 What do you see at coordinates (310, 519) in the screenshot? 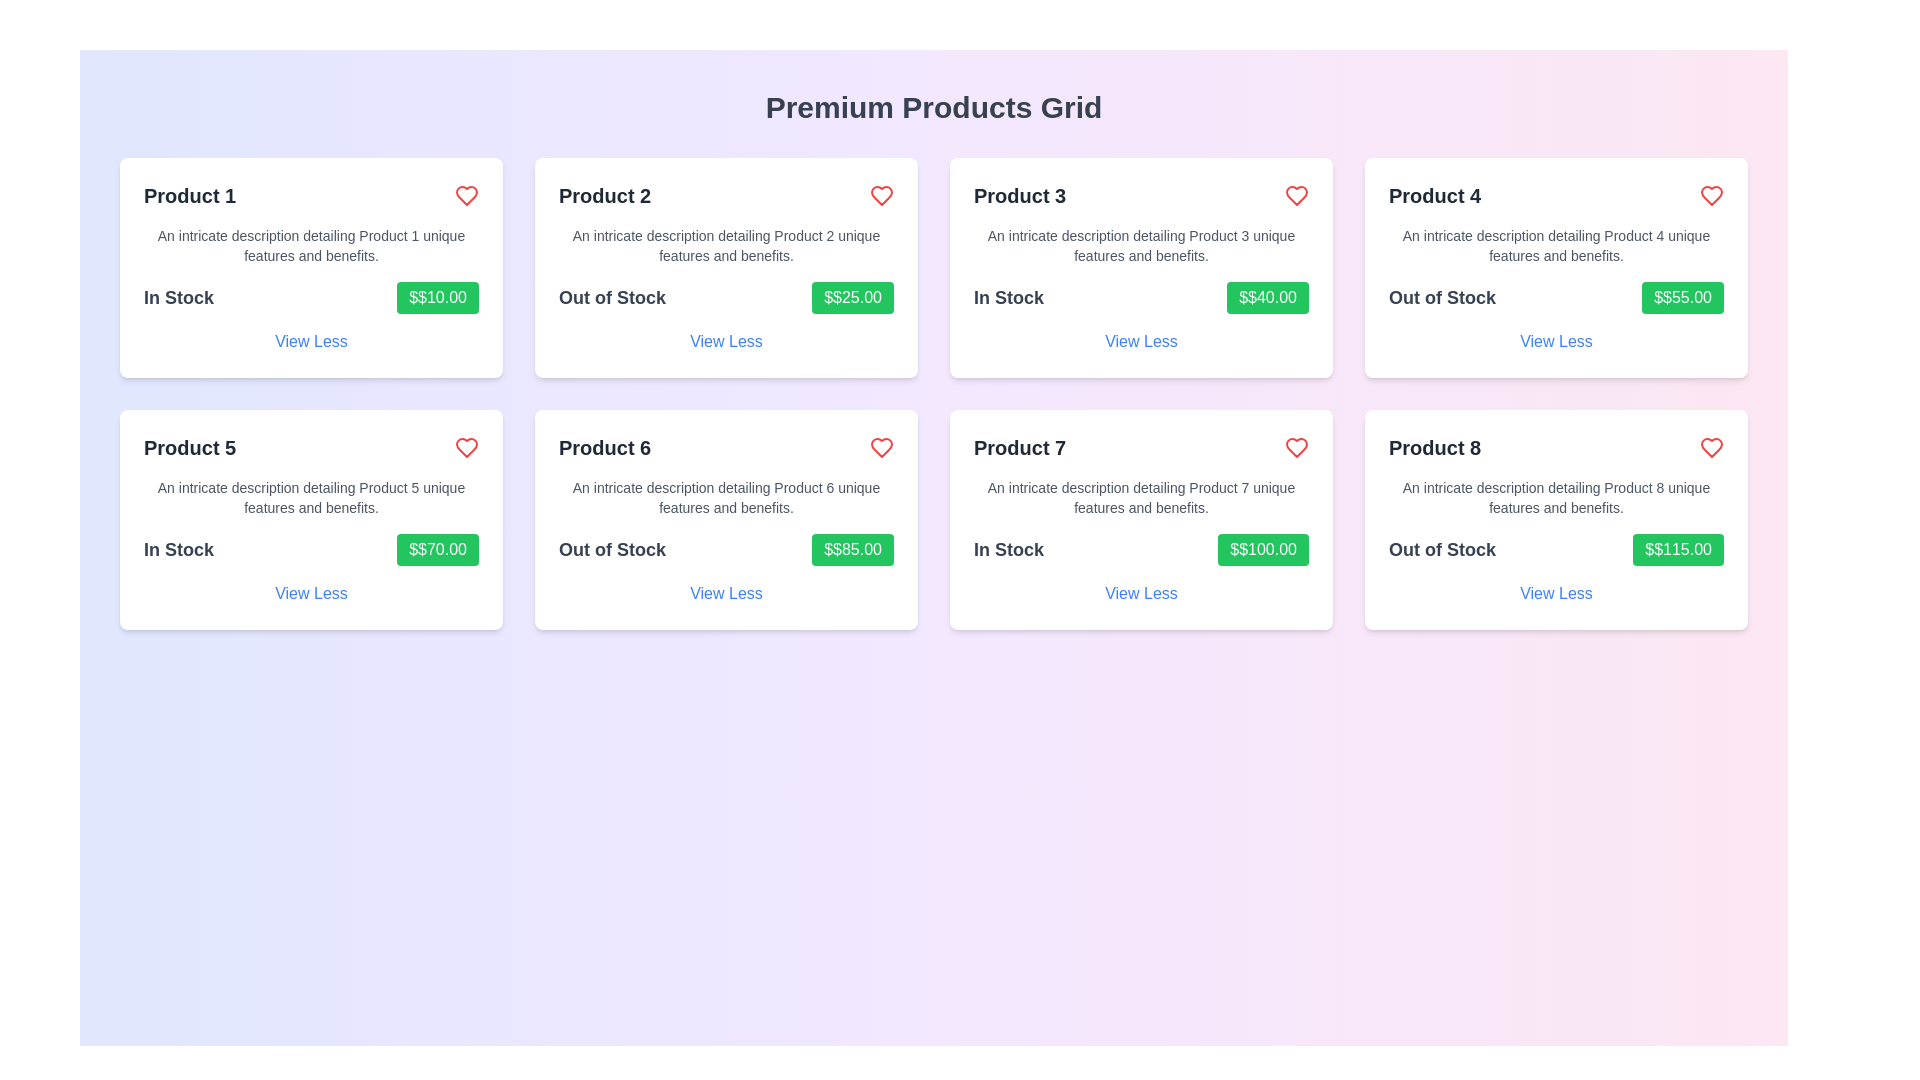
I see `the product card featuring 'Product 5', which has a white background, rounded corners, and includes details like 'In Stock' and a price of '$70.00'` at bounding box center [310, 519].